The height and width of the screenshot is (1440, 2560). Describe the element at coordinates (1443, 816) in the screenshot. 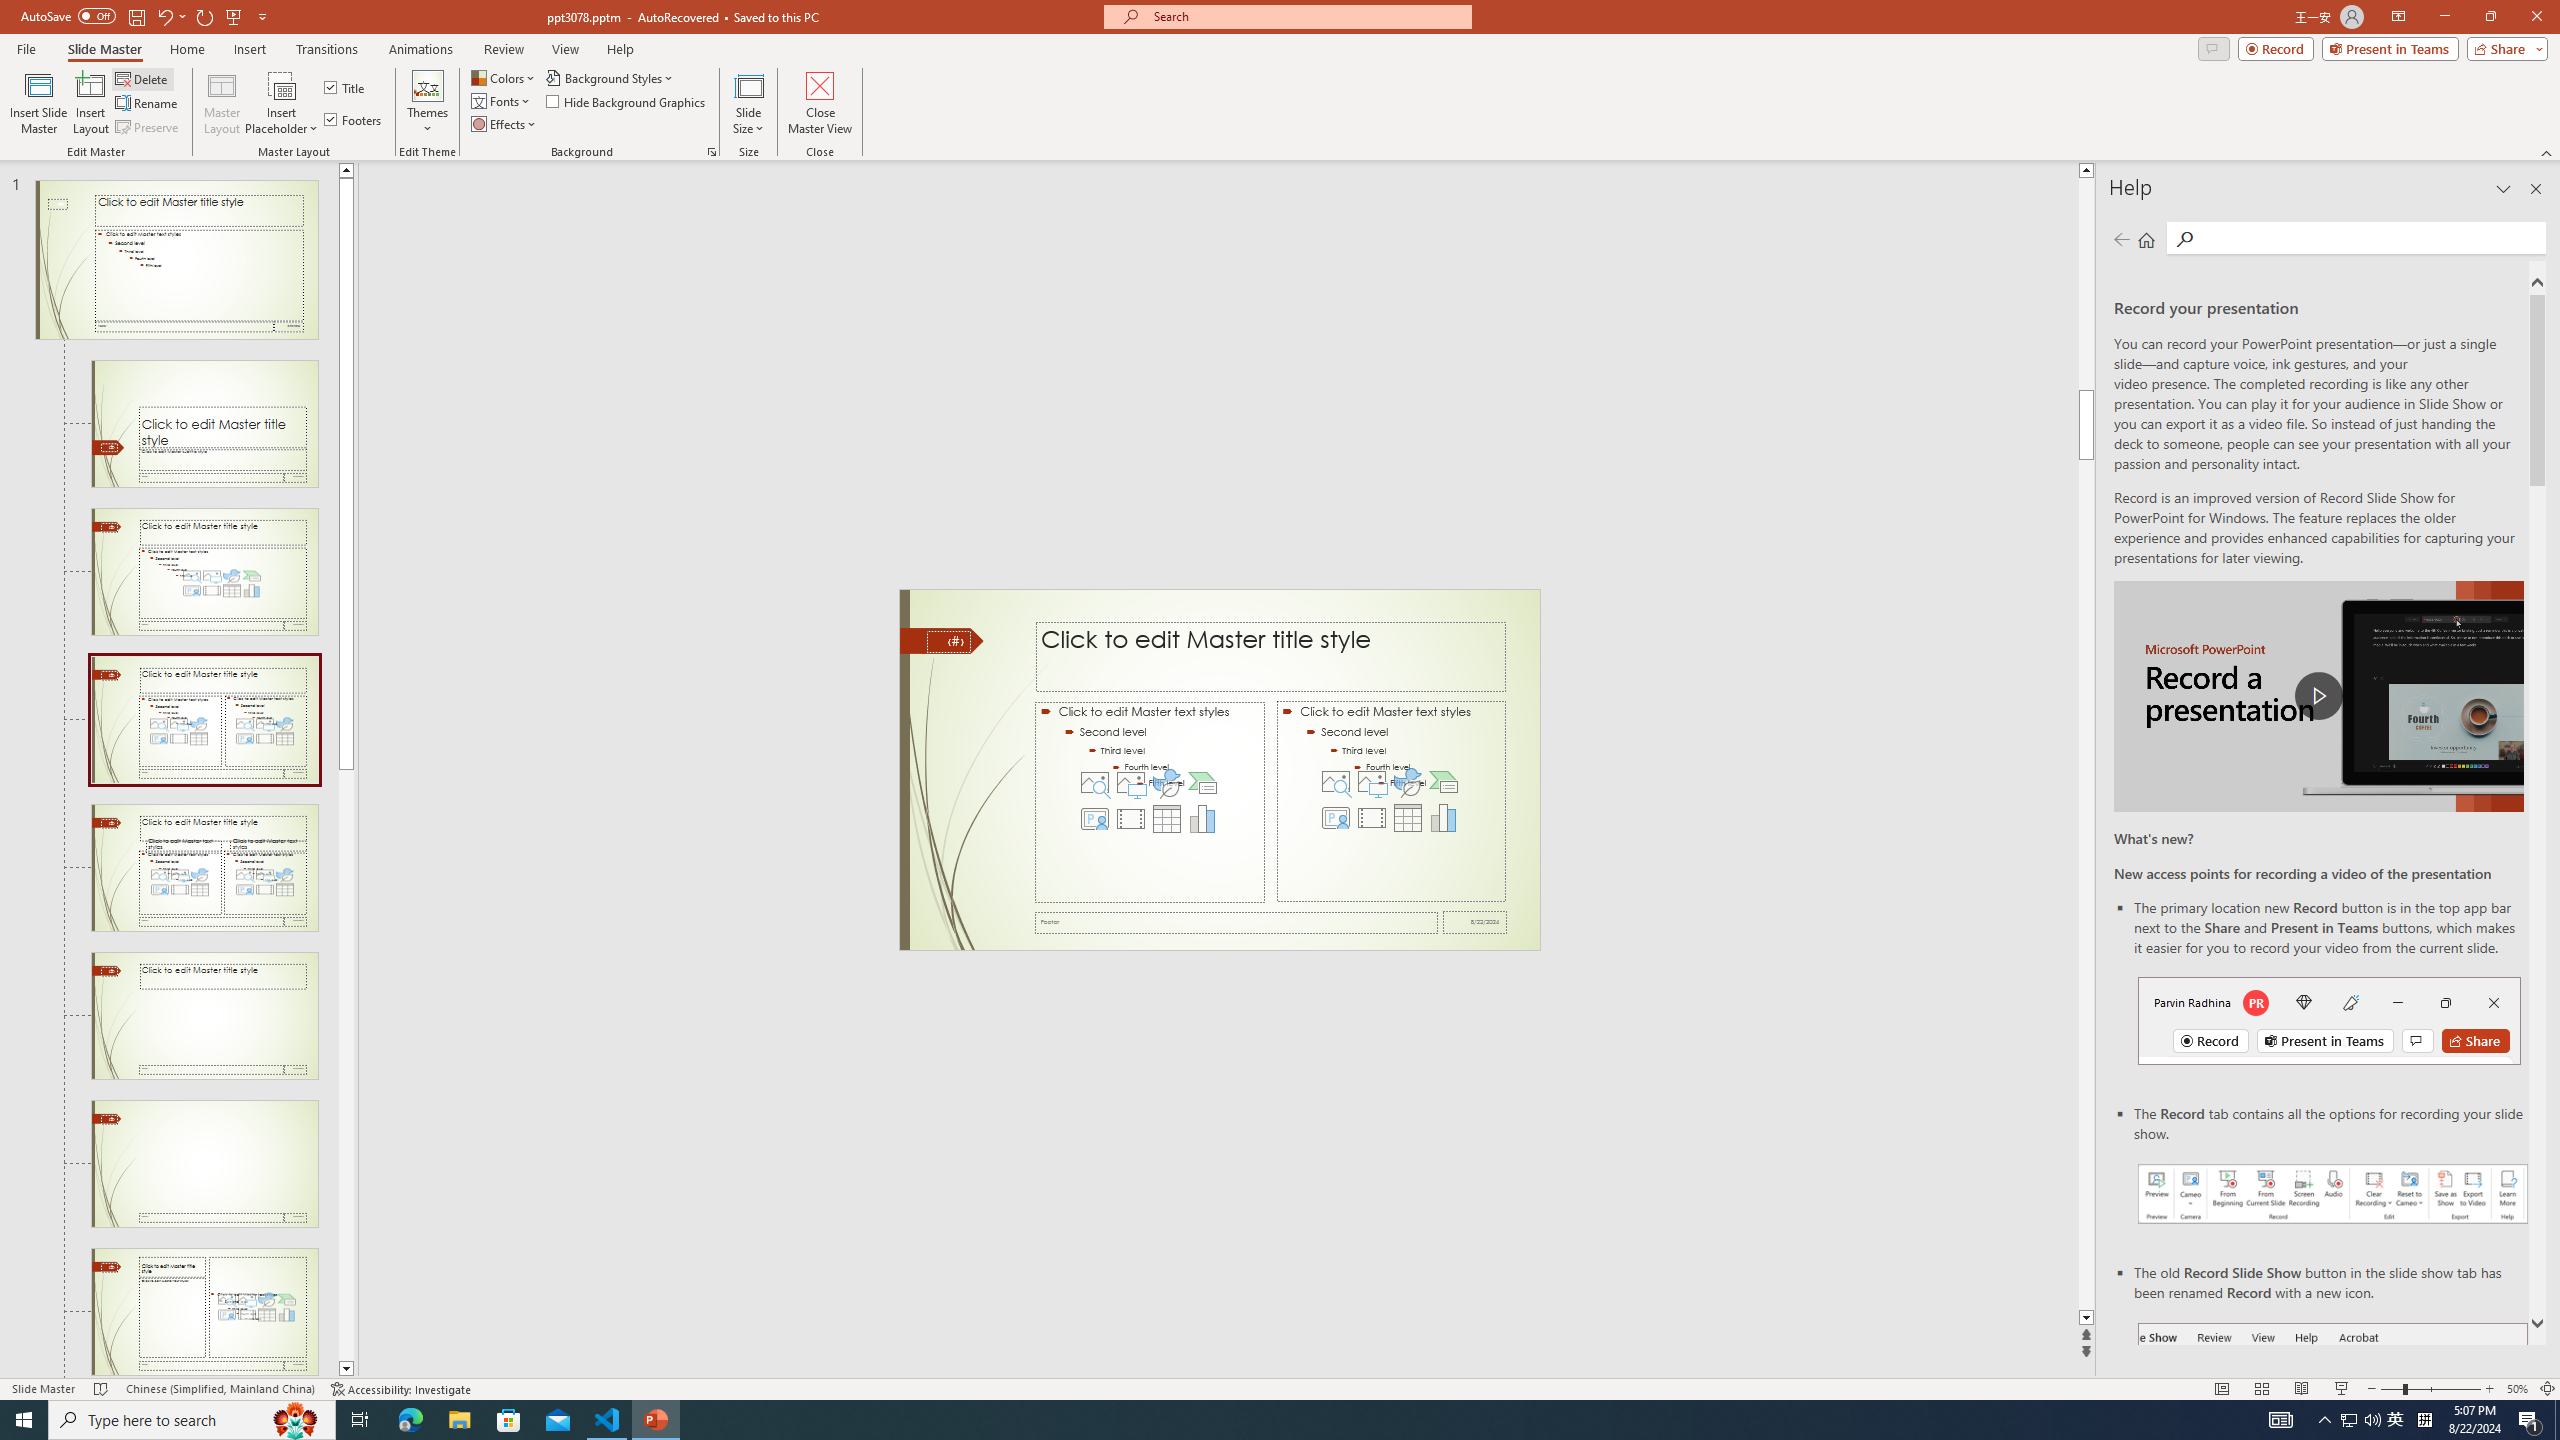

I see `'Insert Chart'` at that location.